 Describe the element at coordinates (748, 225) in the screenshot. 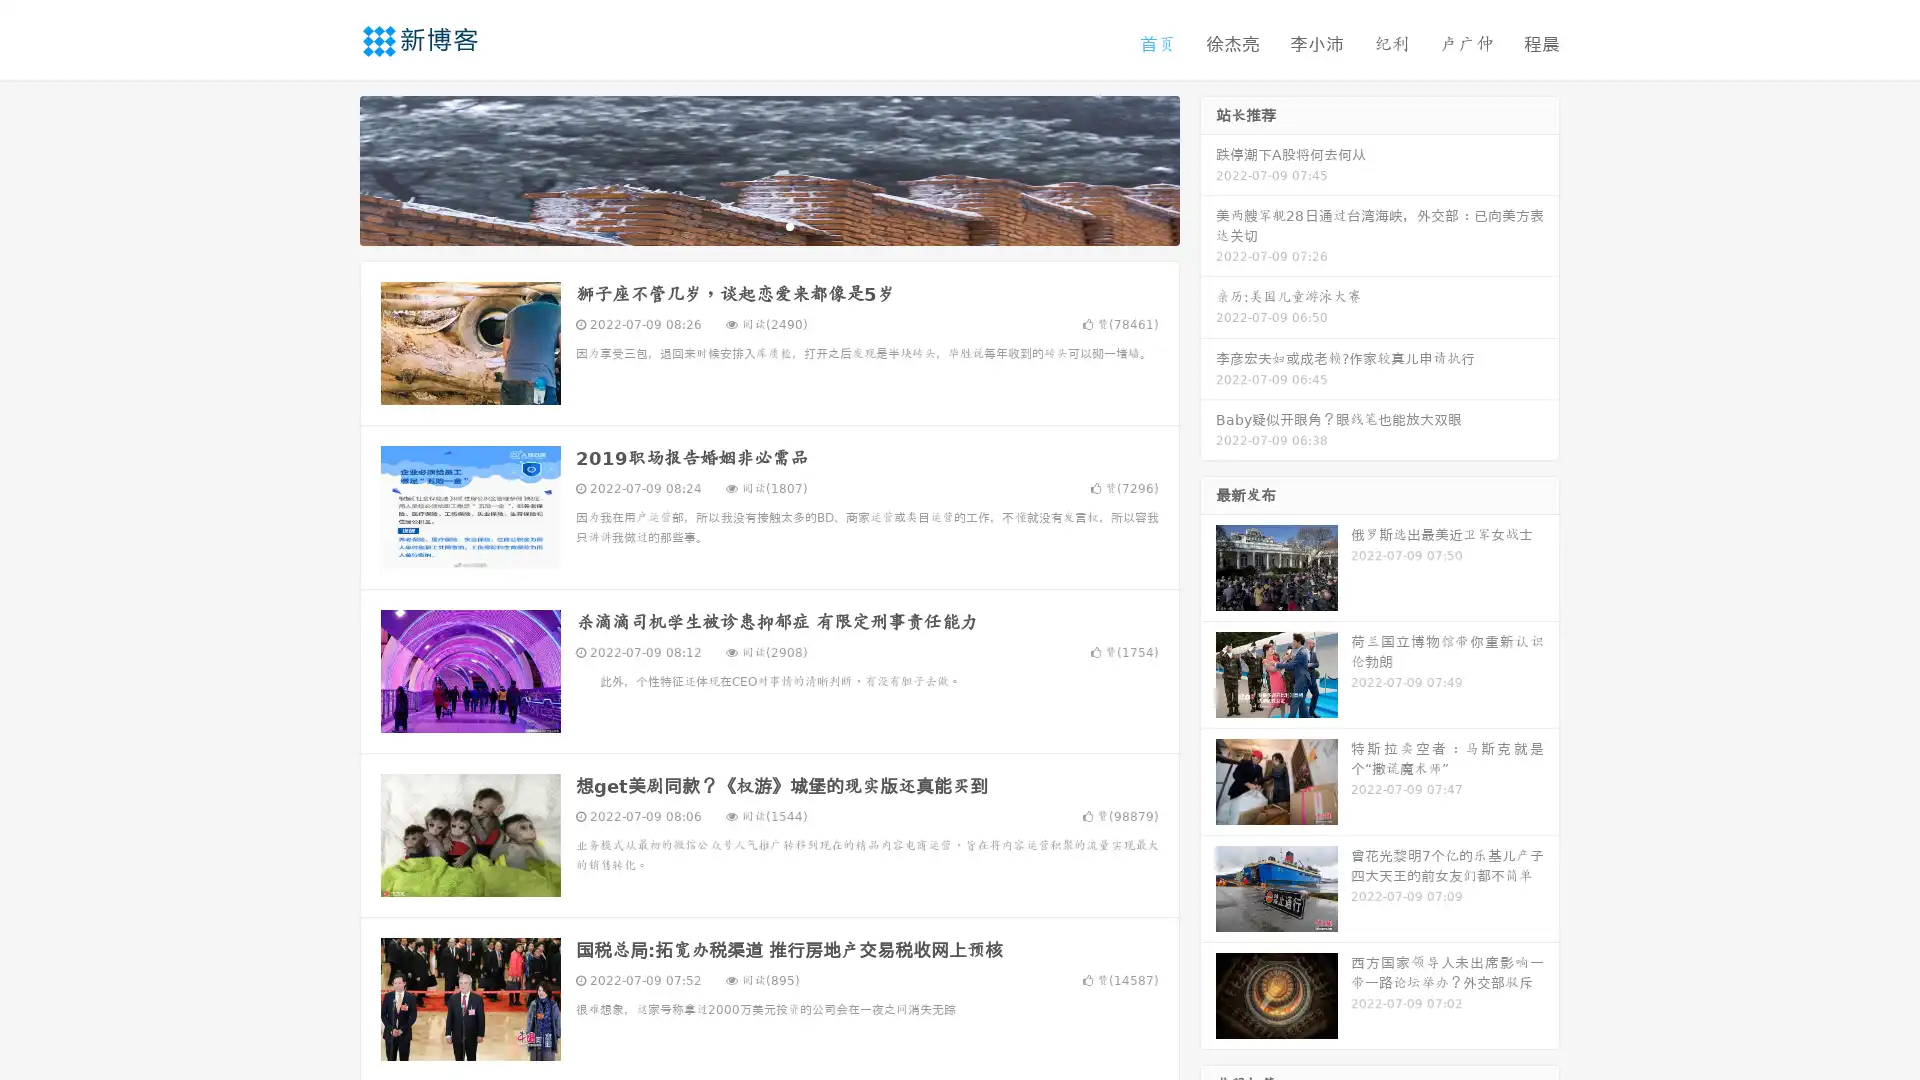

I see `Go to slide 1` at that location.